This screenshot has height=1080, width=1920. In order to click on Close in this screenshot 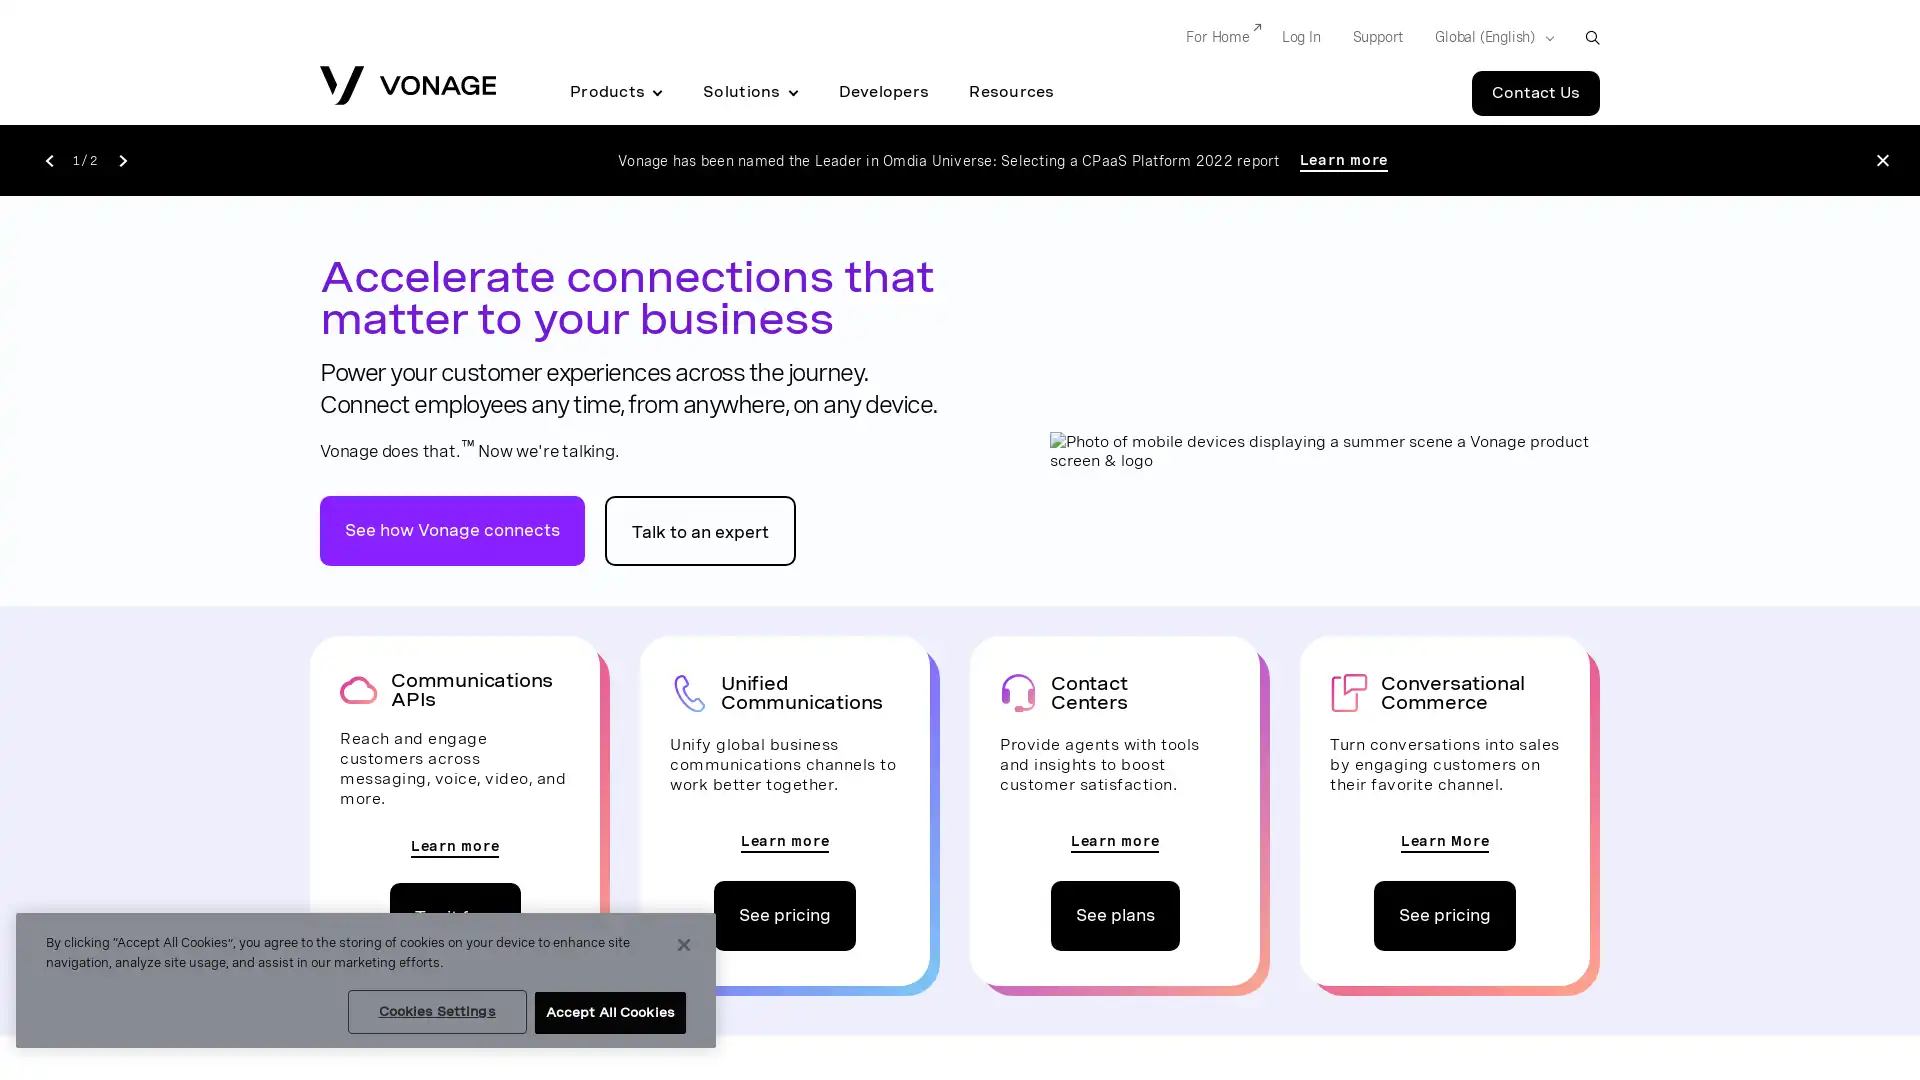, I will do `click(684, 945)`.